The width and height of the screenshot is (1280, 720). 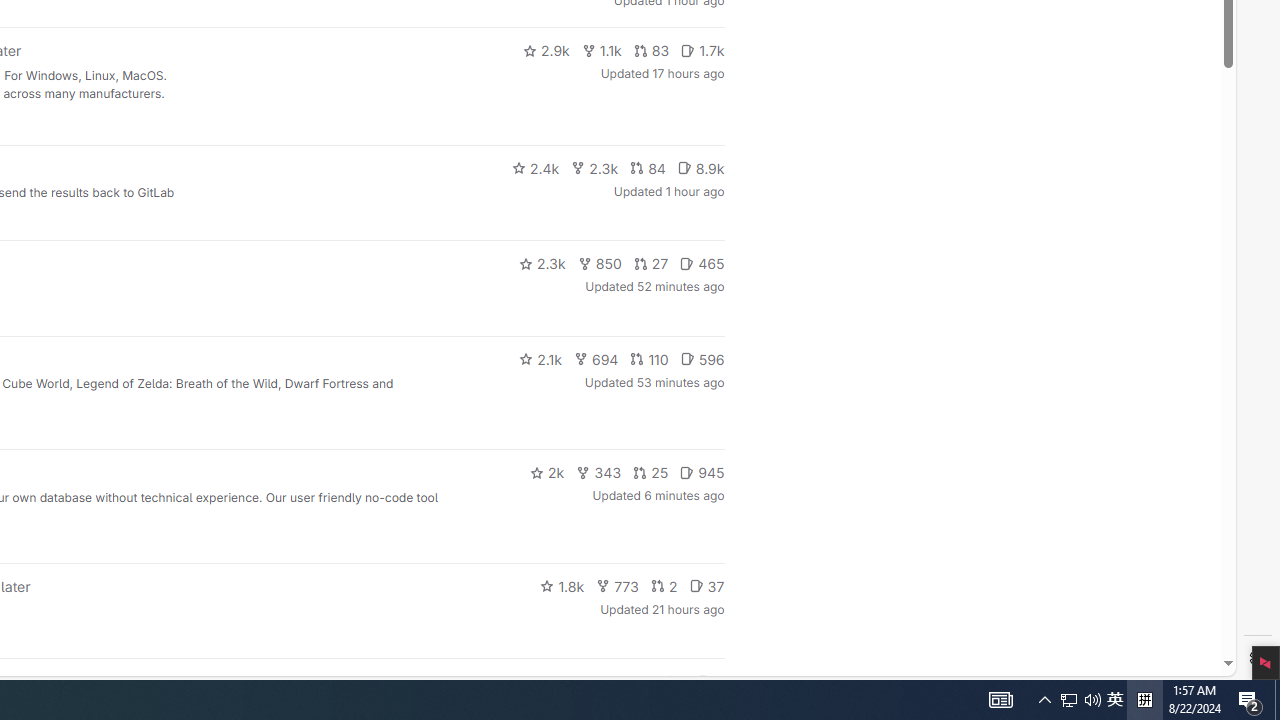 I want to click on '8.9k', so click(x=700, y=167).